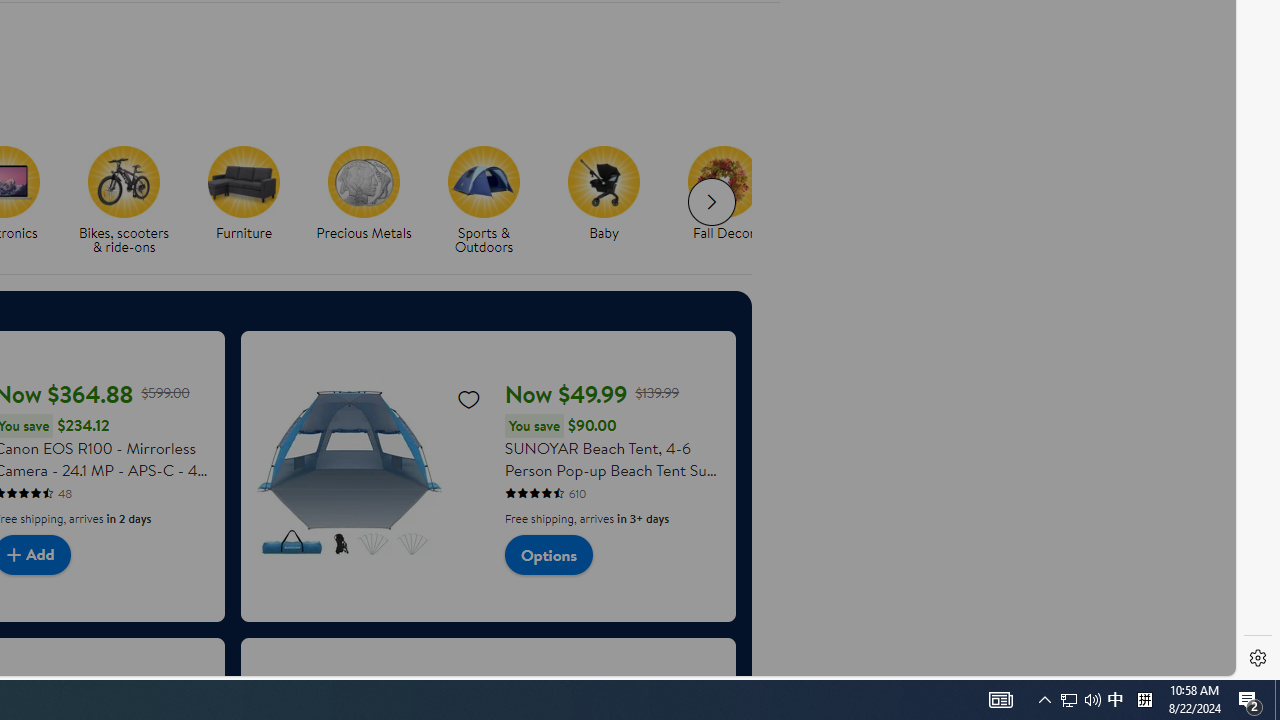 The image size is (1280, 720). Describe the element at coordinates (123, 181) in the screenshot. I see `'Bikes, scooters & ride-ons'` at that location.